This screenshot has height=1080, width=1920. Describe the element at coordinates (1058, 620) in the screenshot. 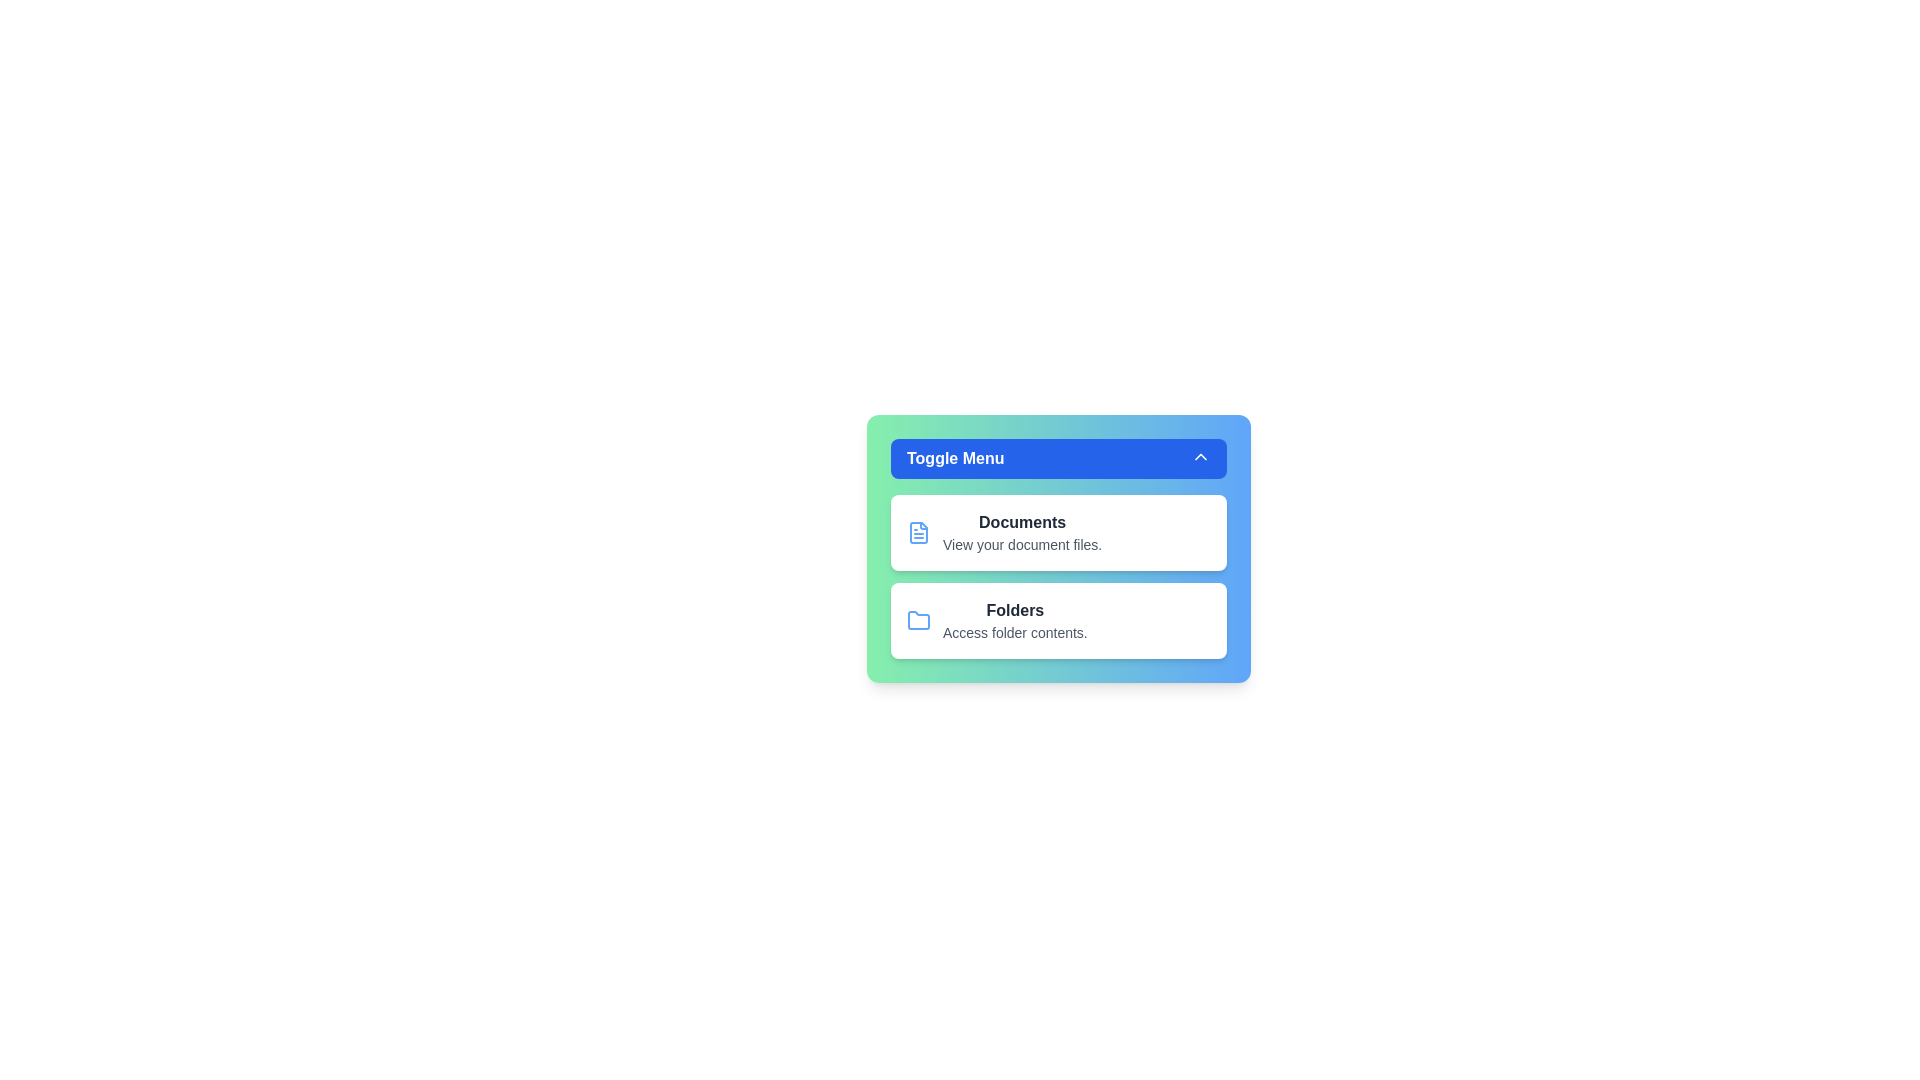

I see `the menu item Folders to trigger its action` at that location.